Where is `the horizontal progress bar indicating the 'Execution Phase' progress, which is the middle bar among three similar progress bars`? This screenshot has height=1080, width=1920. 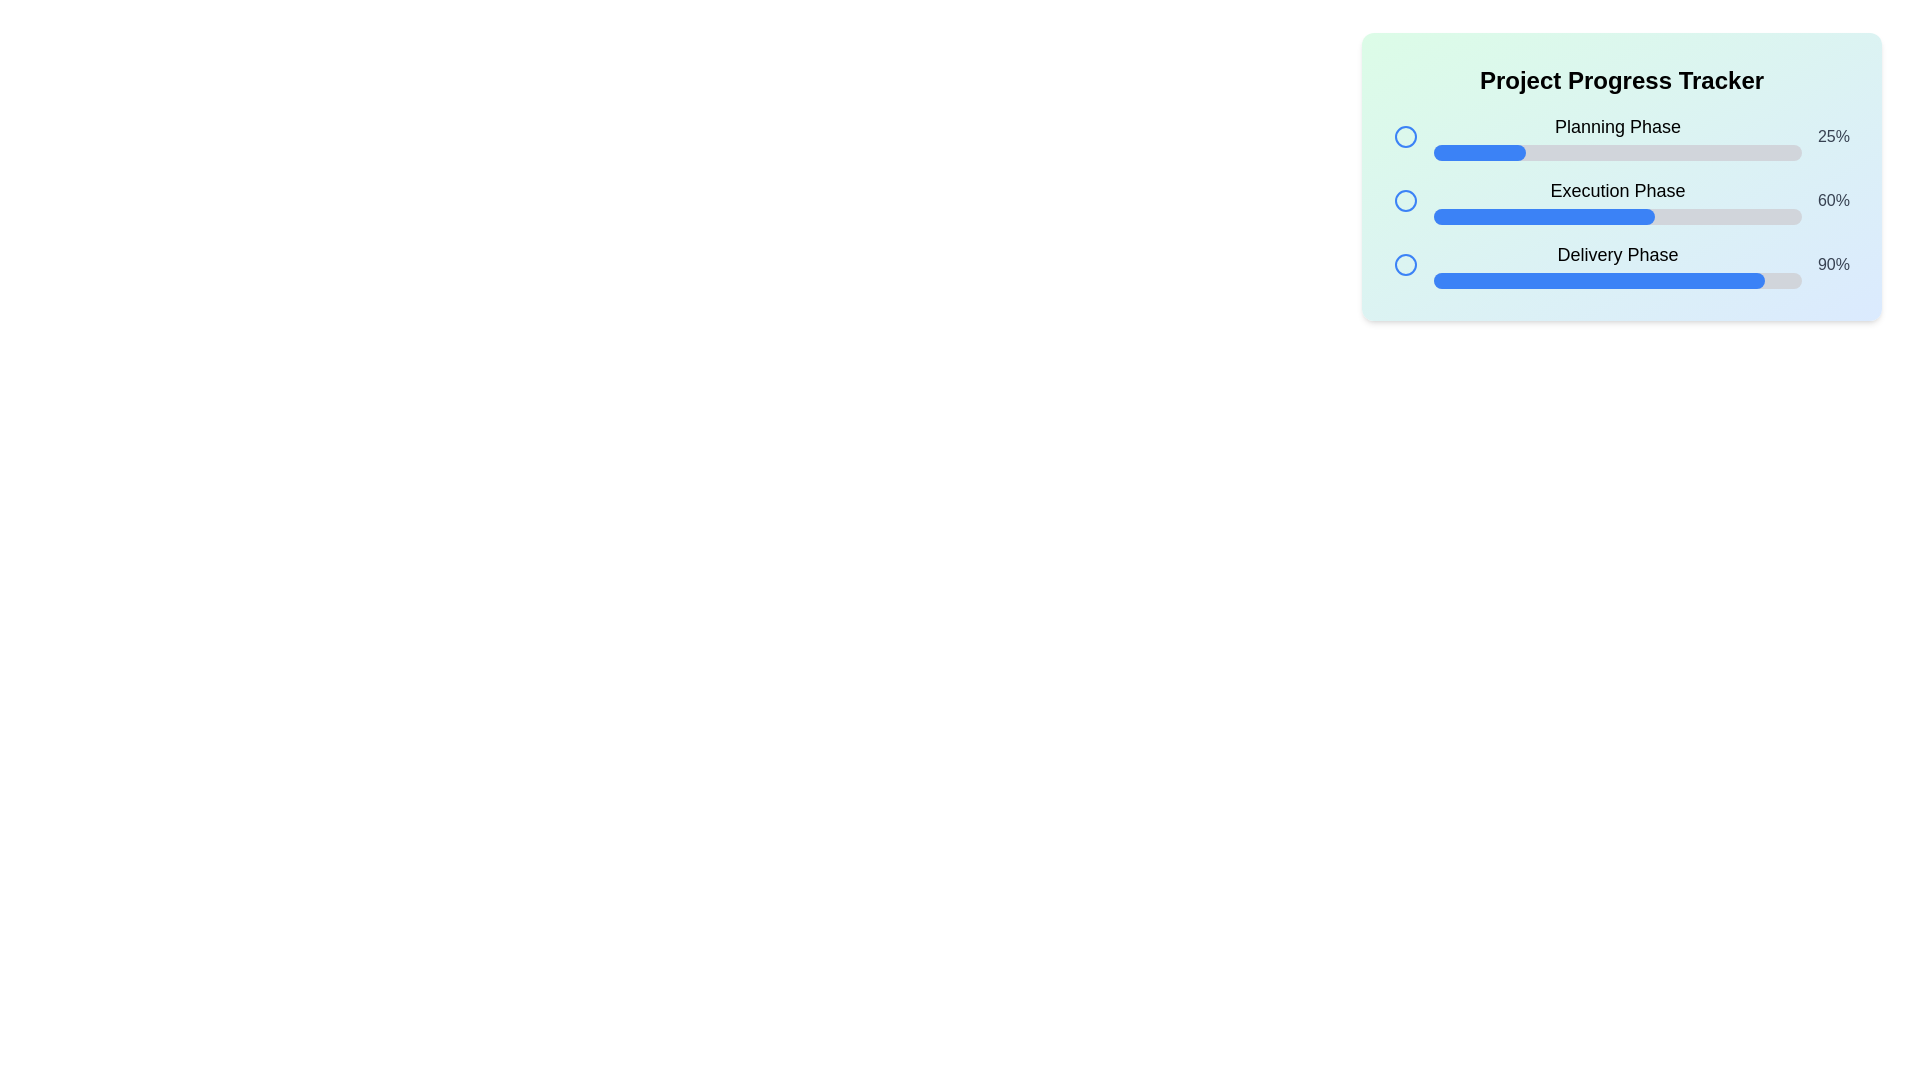
the horizontal progress bar indicating the 'Execution Phase' progress, which is the middle bar among three similar progress bars is located at coordinates (1617, 216).